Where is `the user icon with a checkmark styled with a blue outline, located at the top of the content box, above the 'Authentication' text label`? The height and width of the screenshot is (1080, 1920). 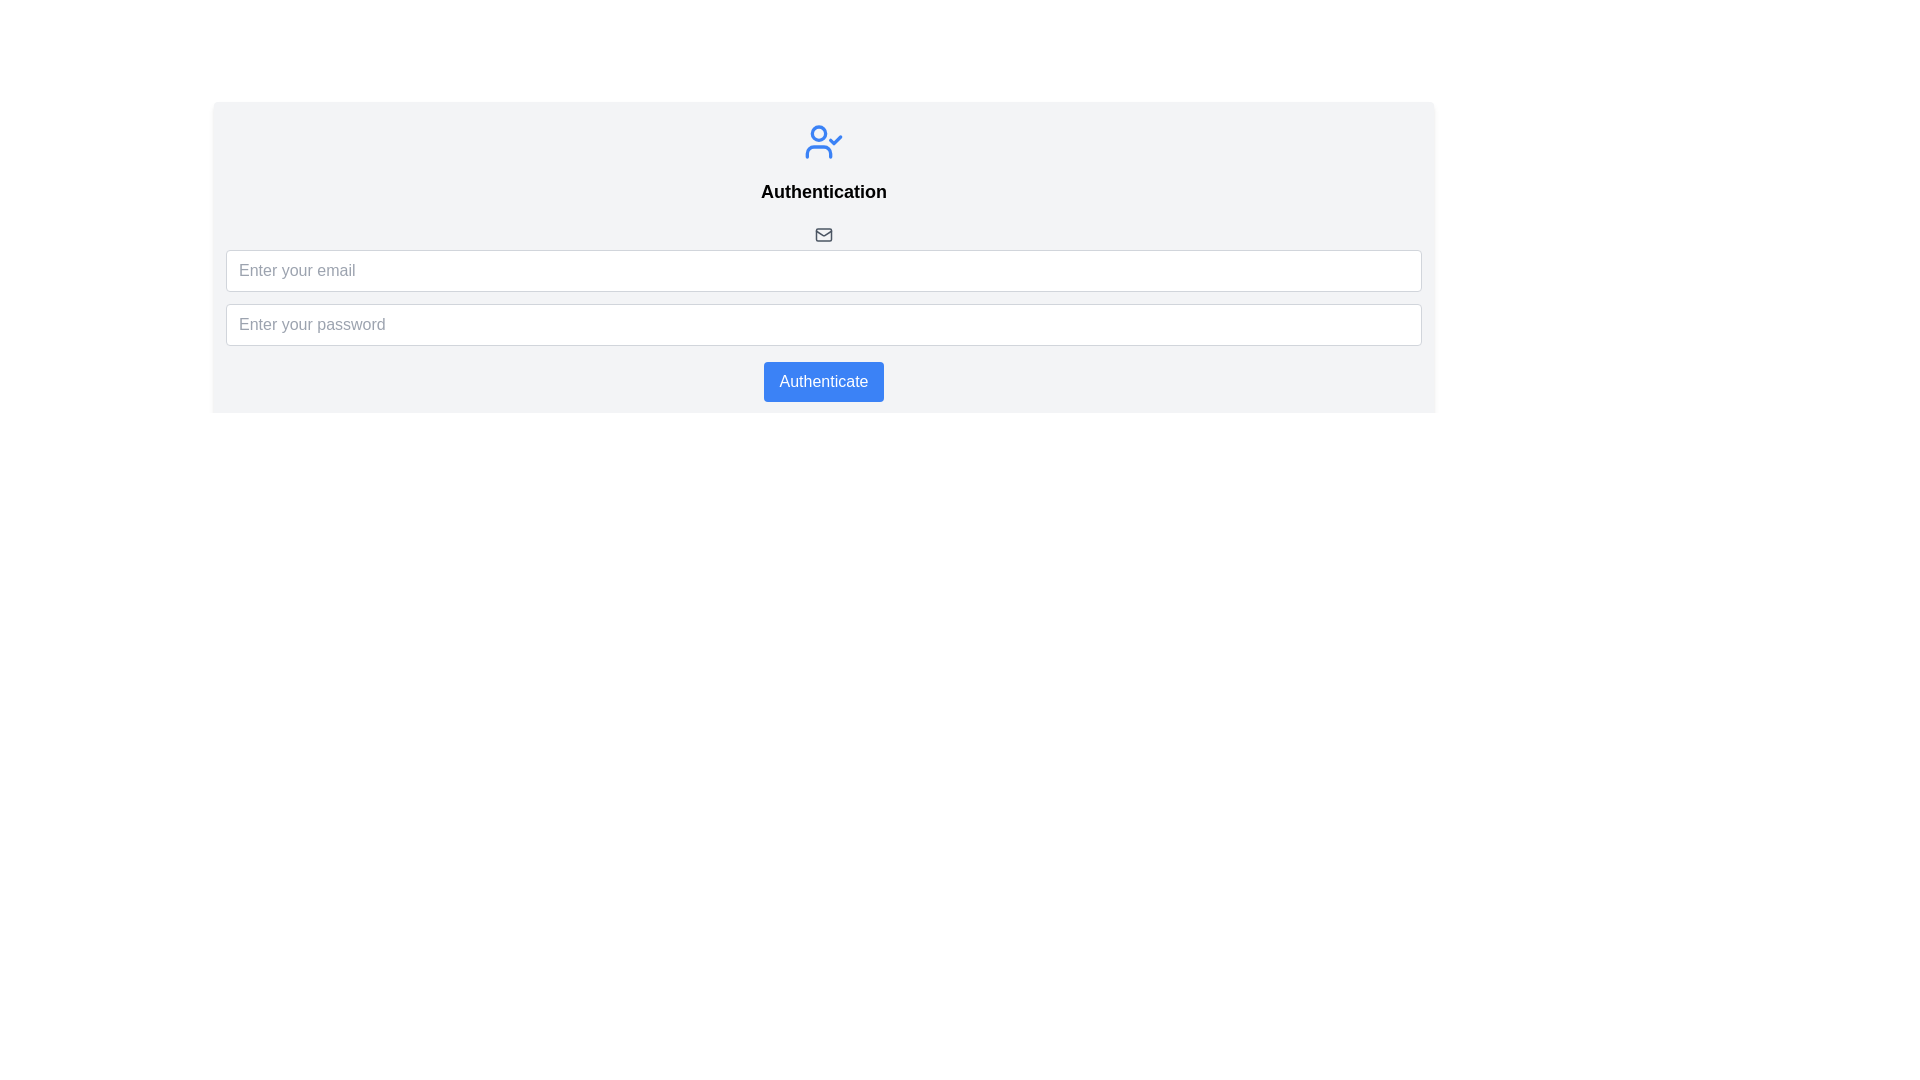 the user icon with a checkmark styled with a blue outline, located at the top of the content box, above the 'Authentication' text label is located at coordinates (824, 141).